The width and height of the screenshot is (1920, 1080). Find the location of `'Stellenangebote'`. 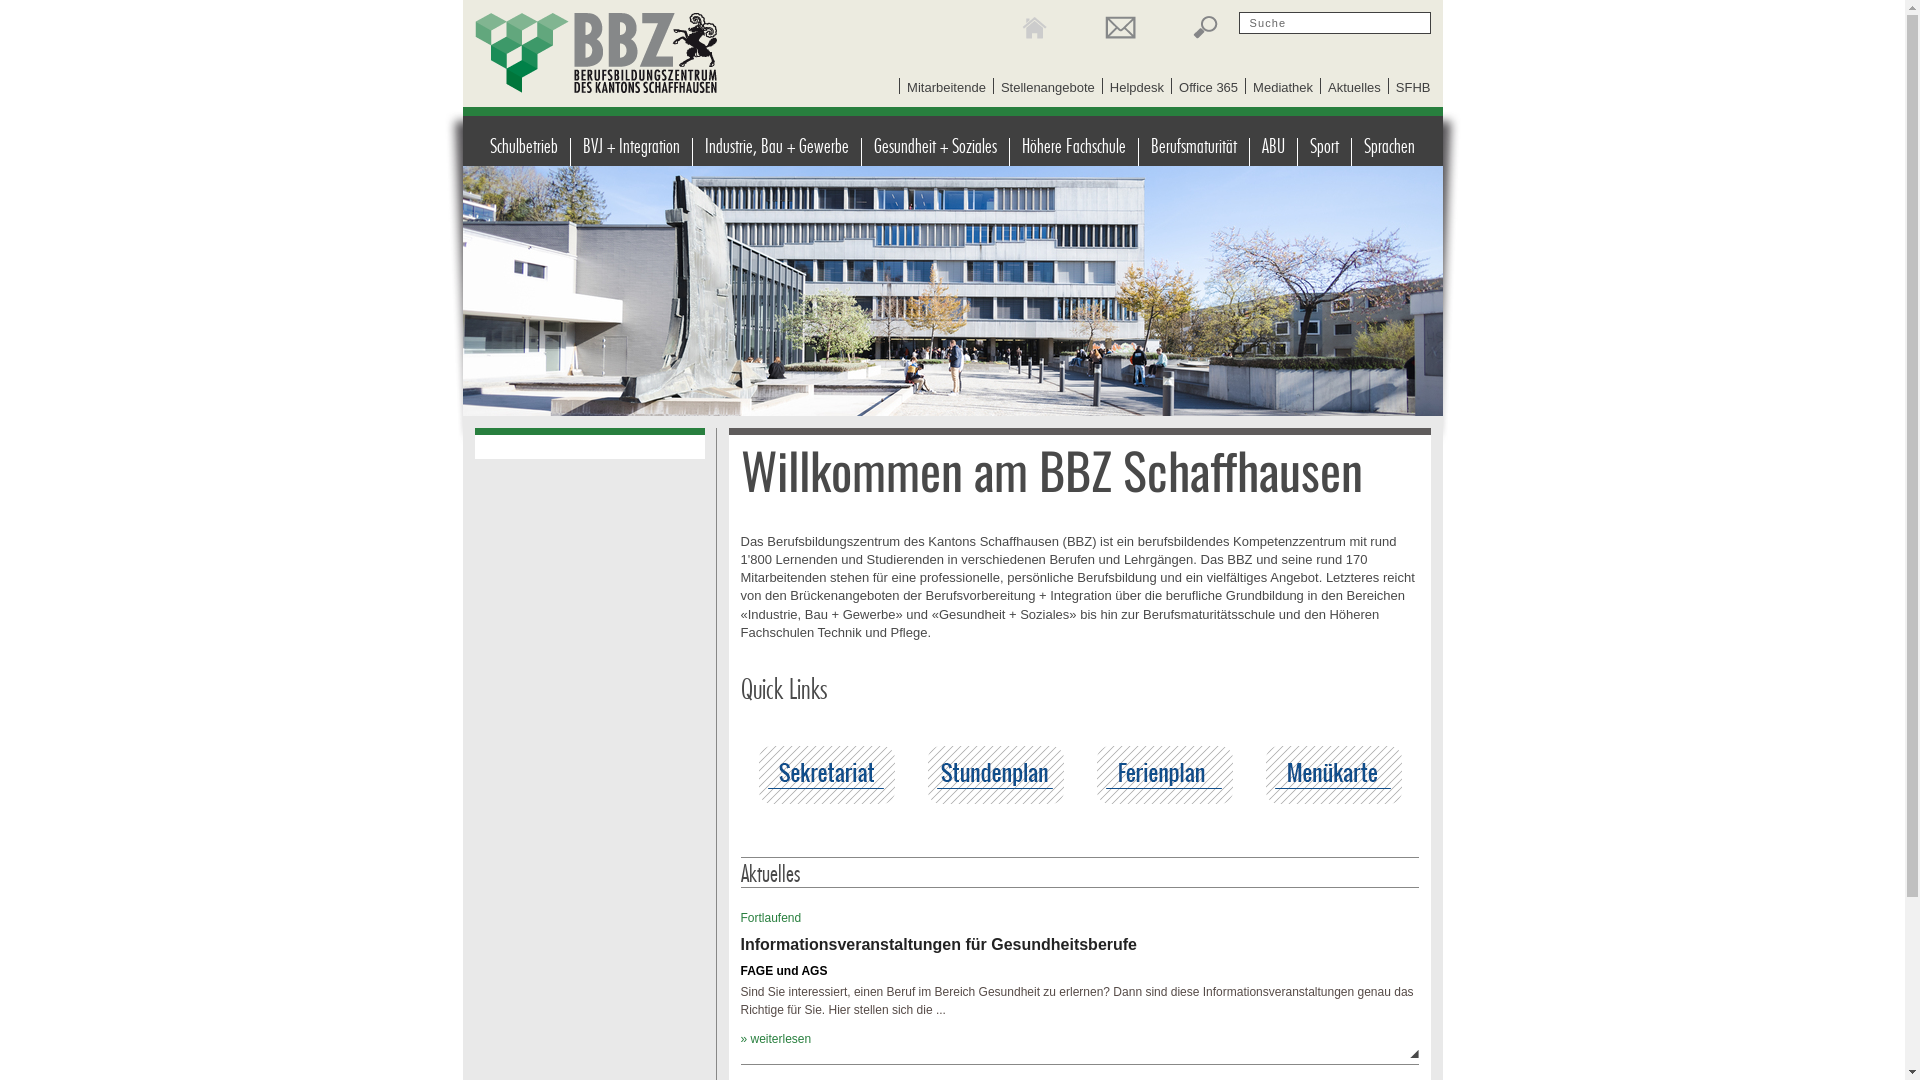

'Stellenangebote' is located at coordinates (1046, 87).